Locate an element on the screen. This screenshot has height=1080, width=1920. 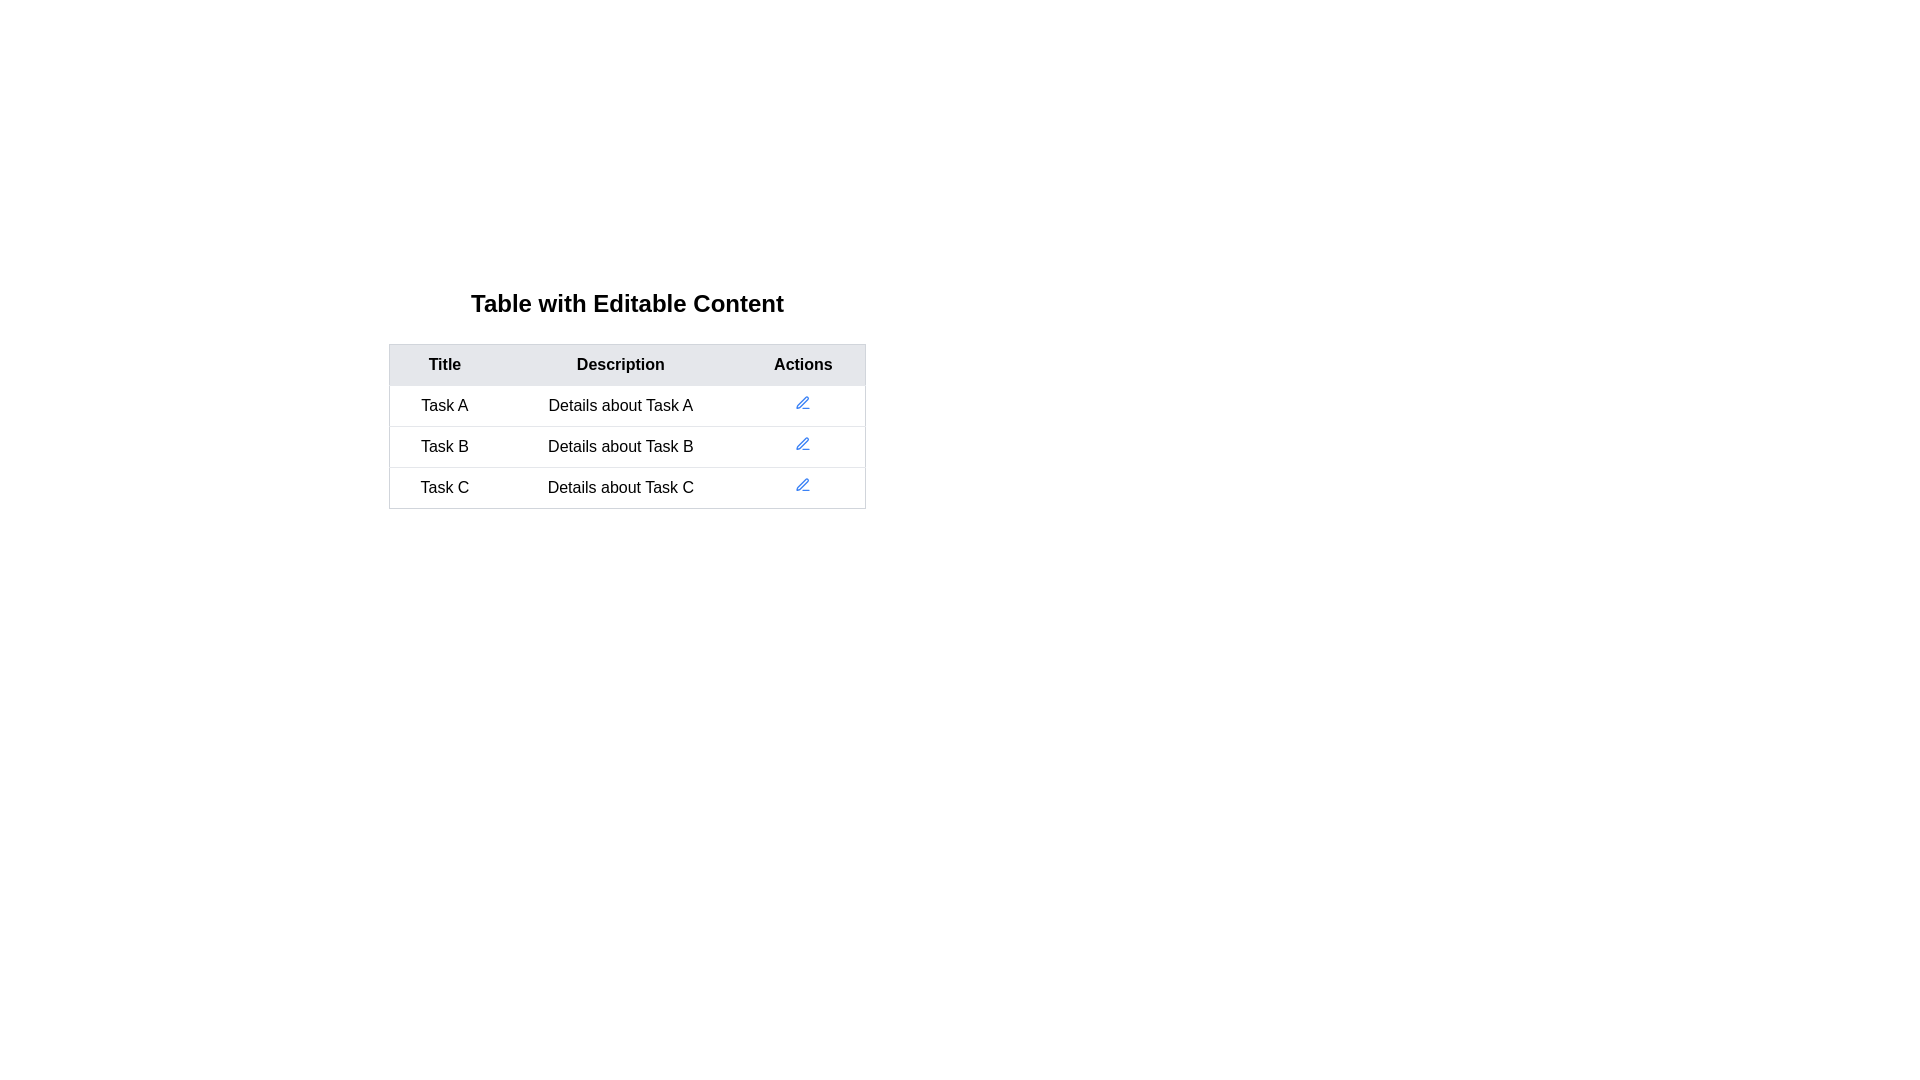
the static text label that identifies 'Task A' in the first row of the table under the 'Title' column is located at coordinates (443, 405).